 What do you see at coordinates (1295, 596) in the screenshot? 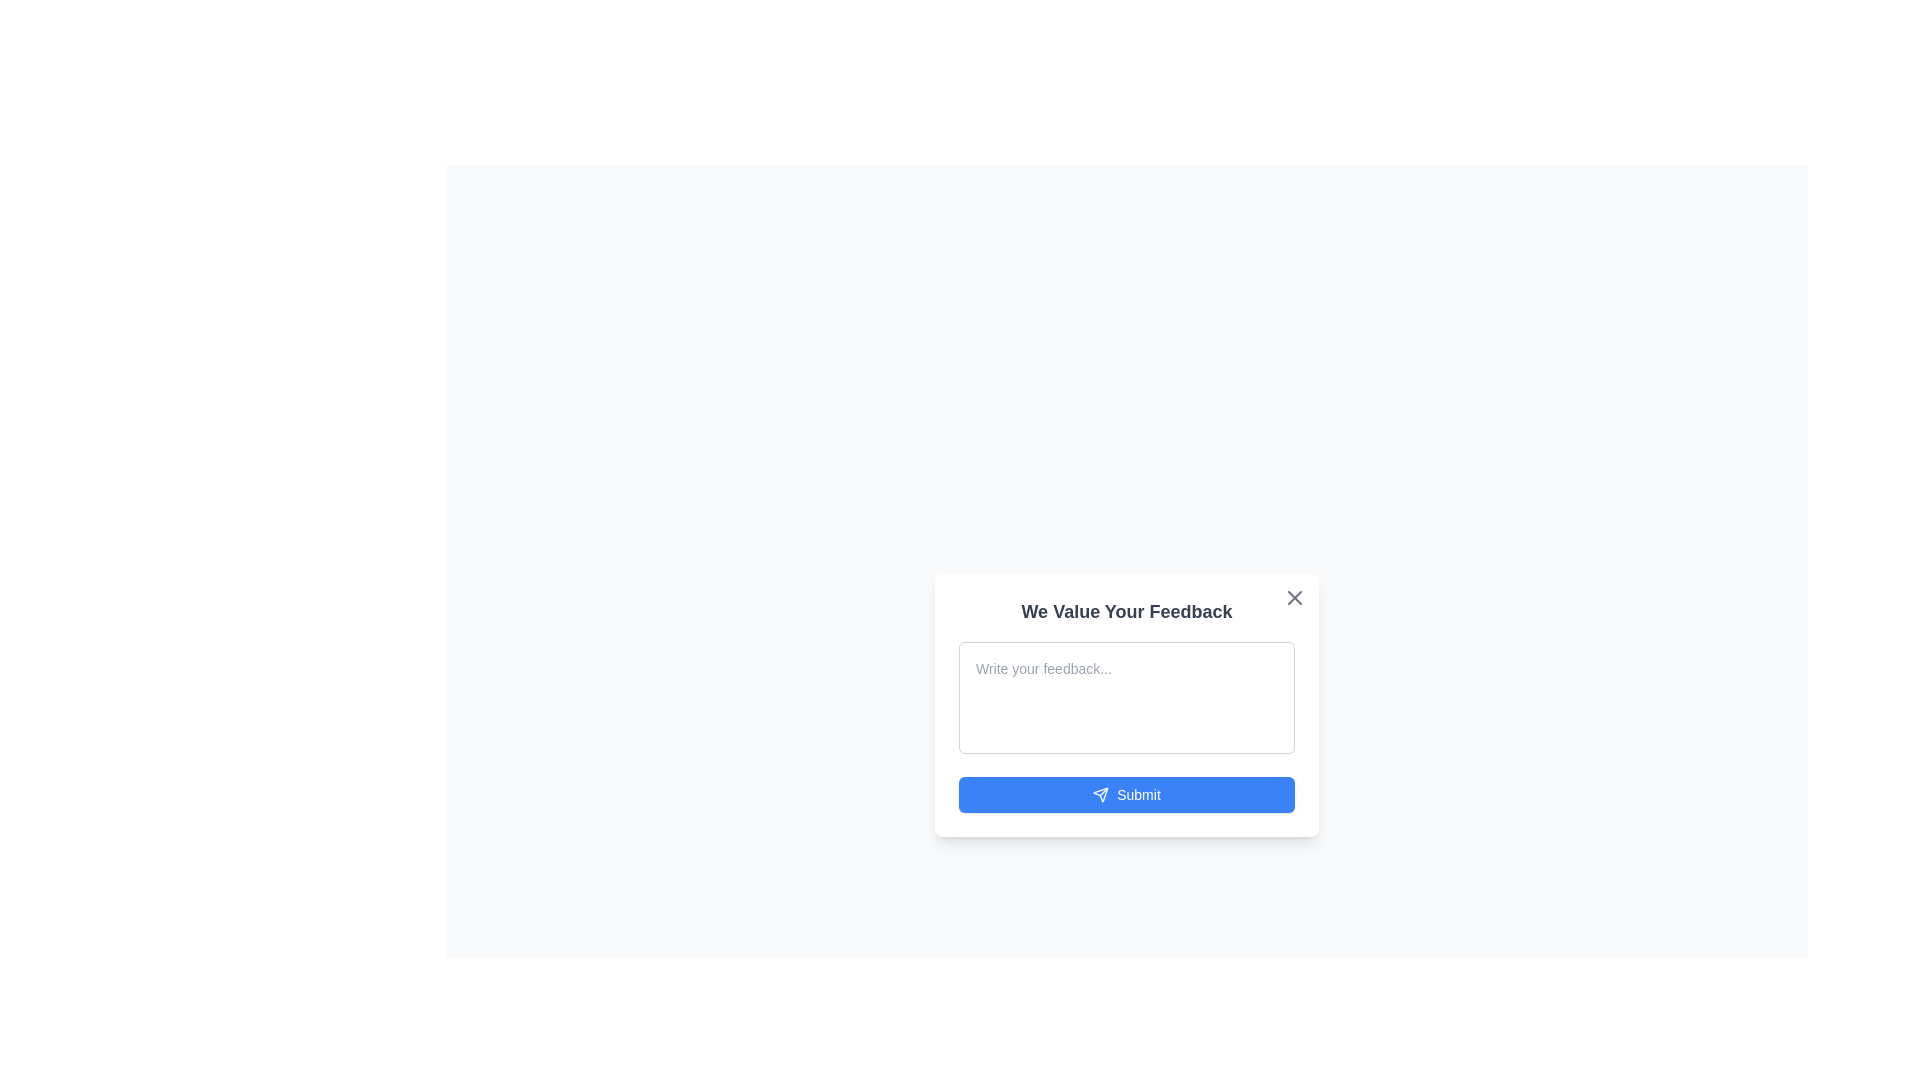
I see `the 'X' icon button located in the top-right corner of the 'We Value Your Feedback' modal` at bounding box center [1295, 596].